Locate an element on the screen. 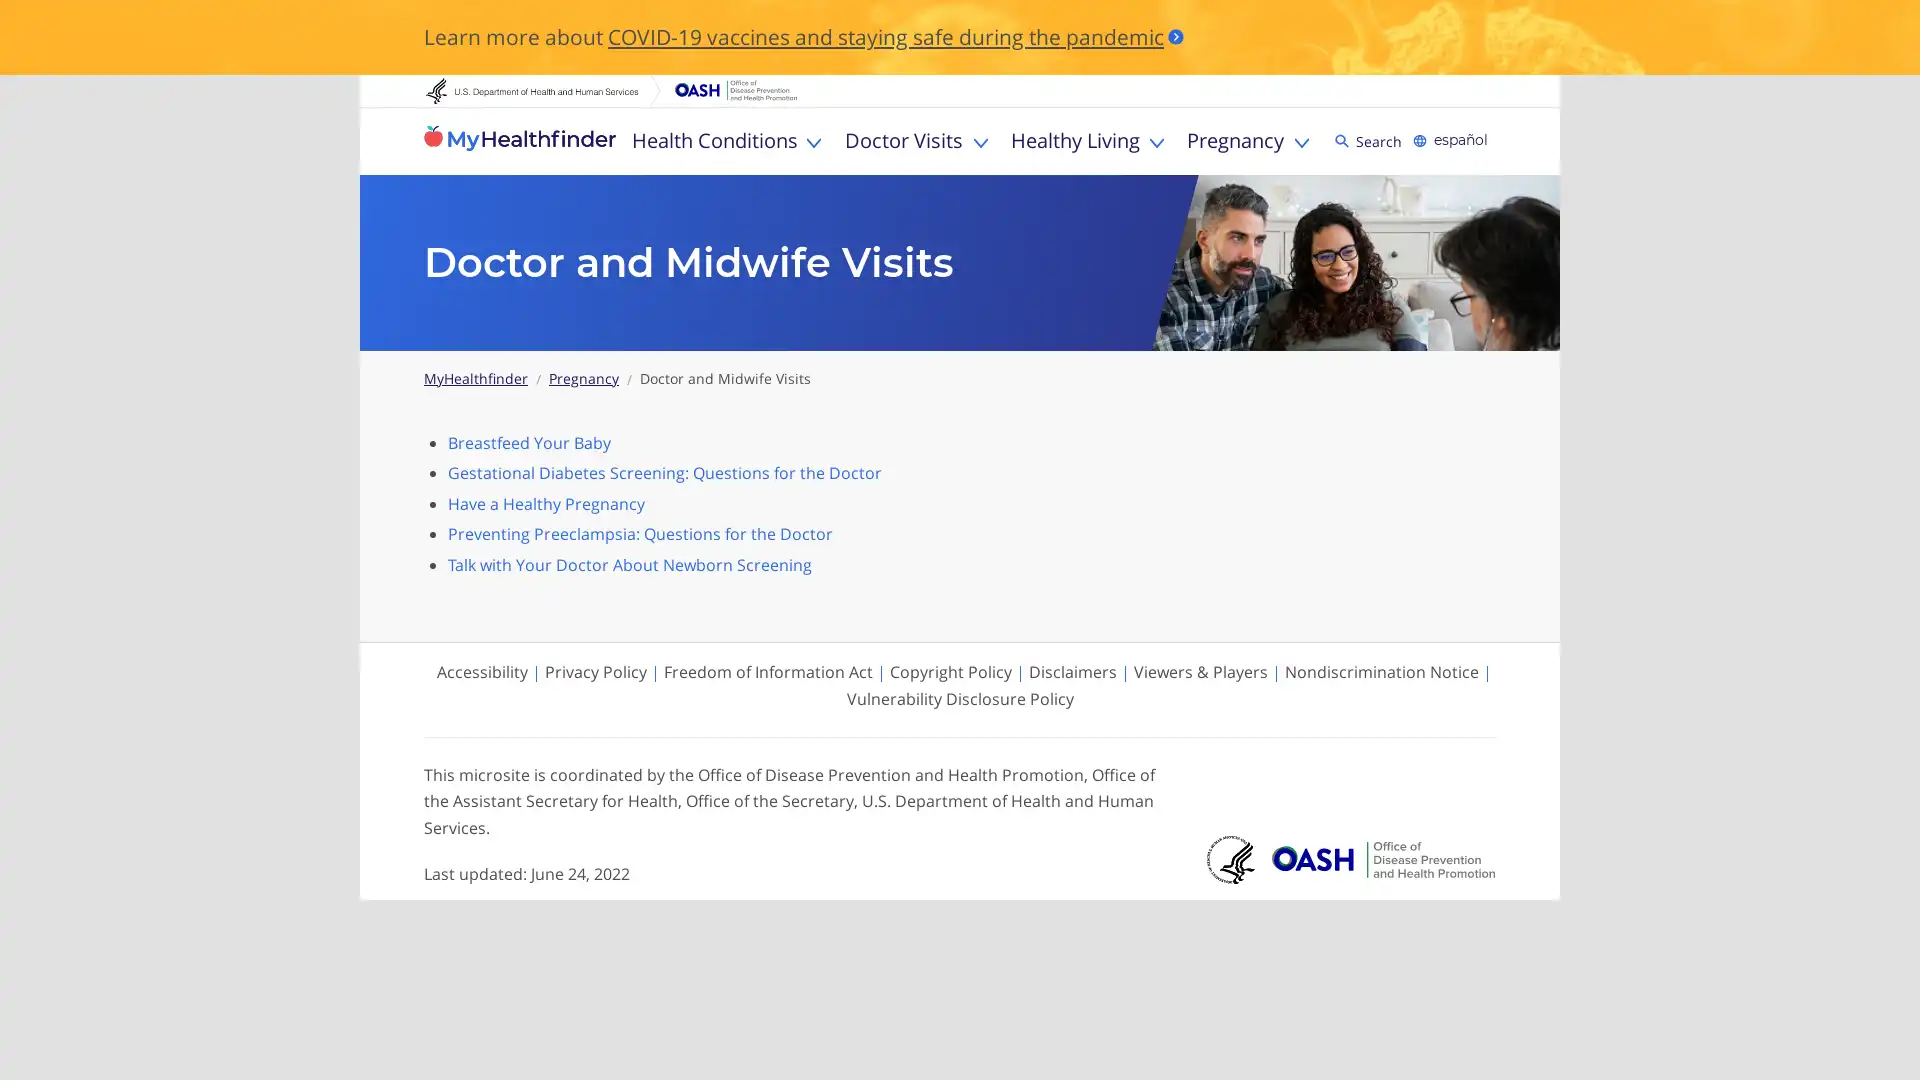 The height and width of the screenshot is (1080, 1920). Toggle Health Conditions sub menu is located at coordinates (814, 140).